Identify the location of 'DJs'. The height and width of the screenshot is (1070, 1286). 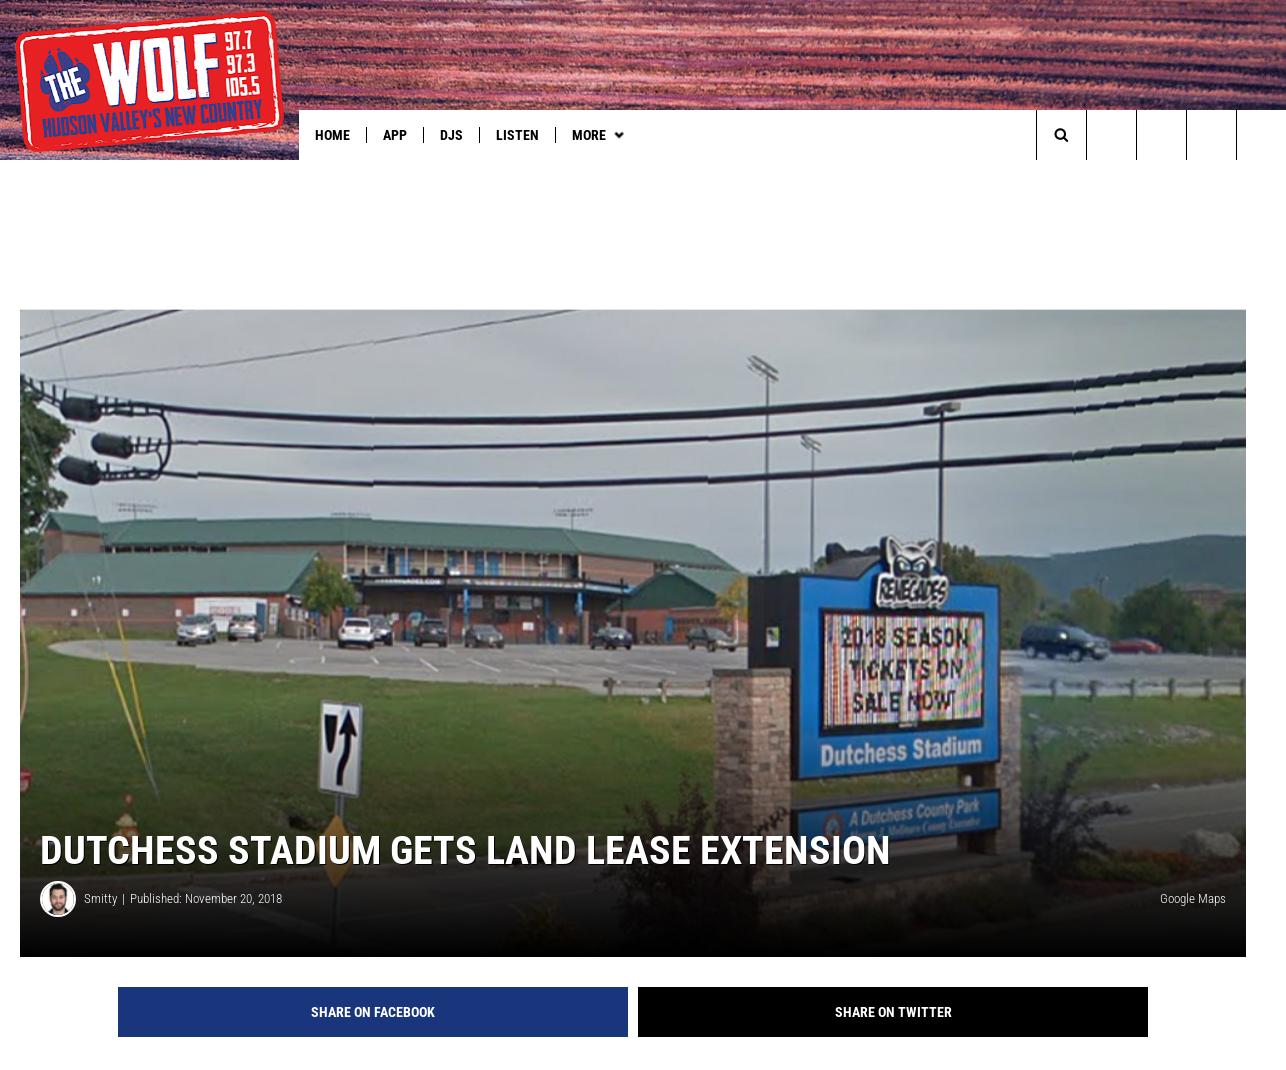
(449, 135).